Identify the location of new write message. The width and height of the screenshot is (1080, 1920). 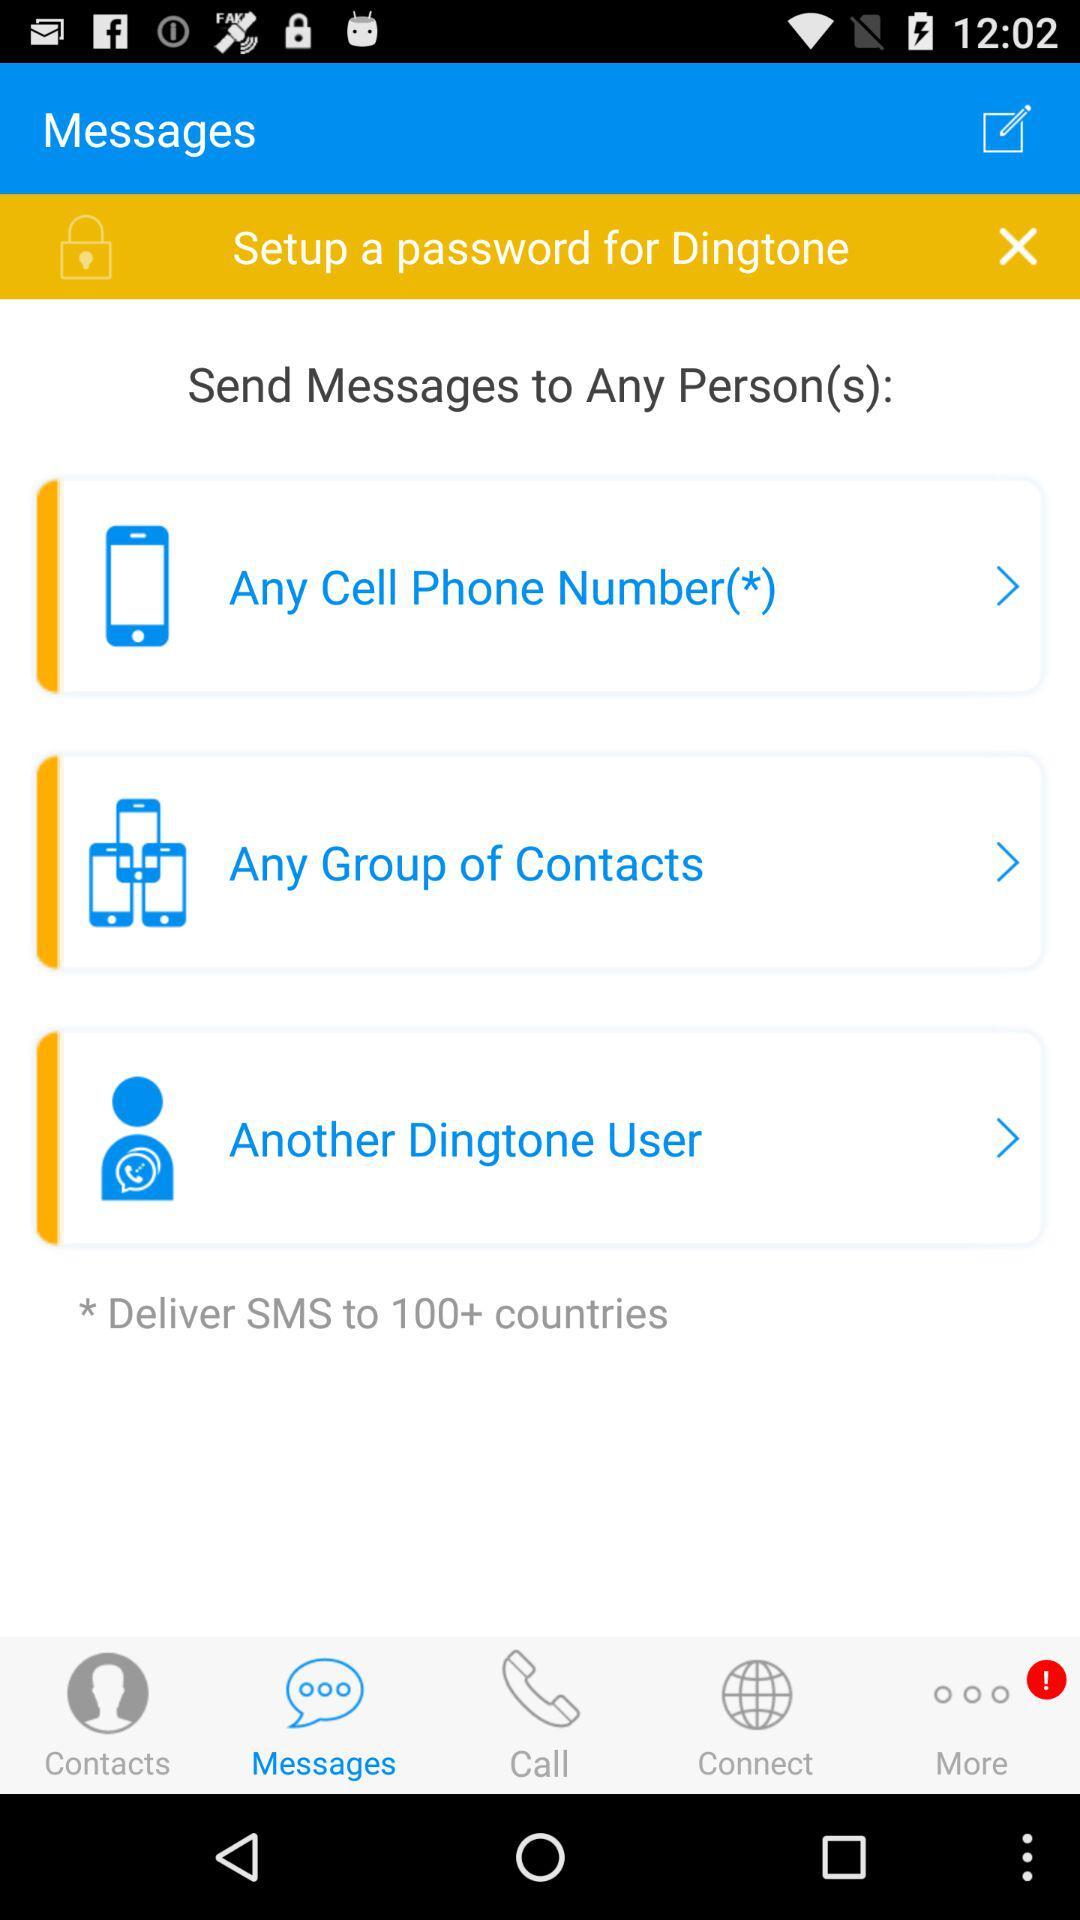
(1007, 127).